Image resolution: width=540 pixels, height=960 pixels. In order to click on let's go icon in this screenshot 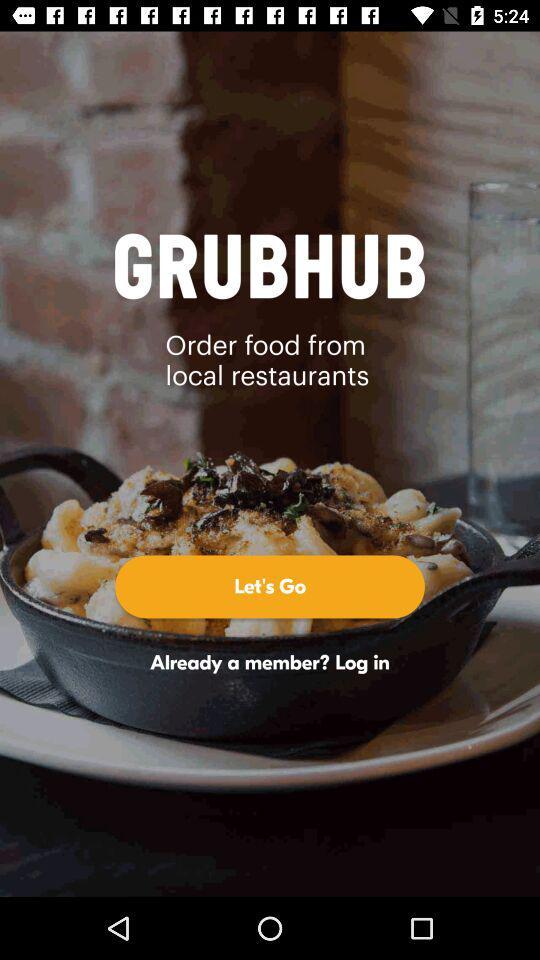, I will do `click(270, 586)`.